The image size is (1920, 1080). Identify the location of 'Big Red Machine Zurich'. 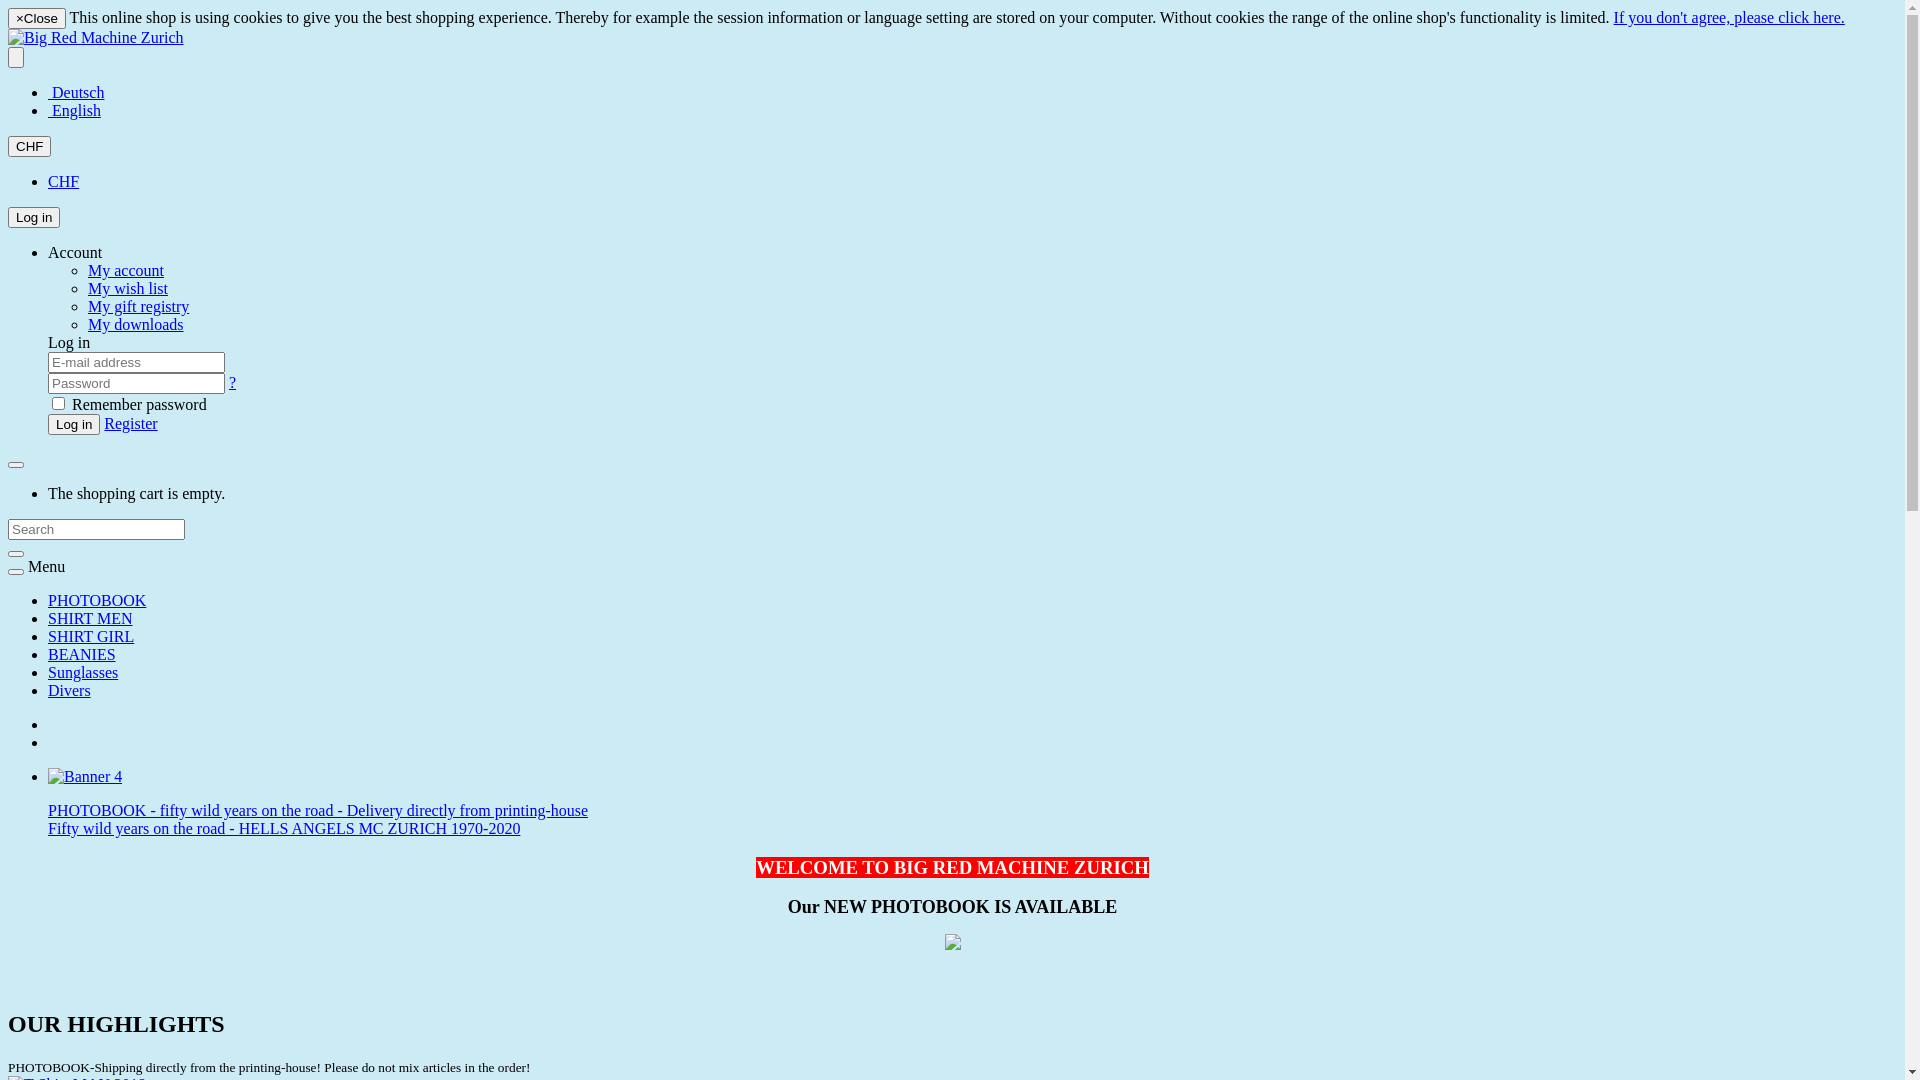
(95, 37).